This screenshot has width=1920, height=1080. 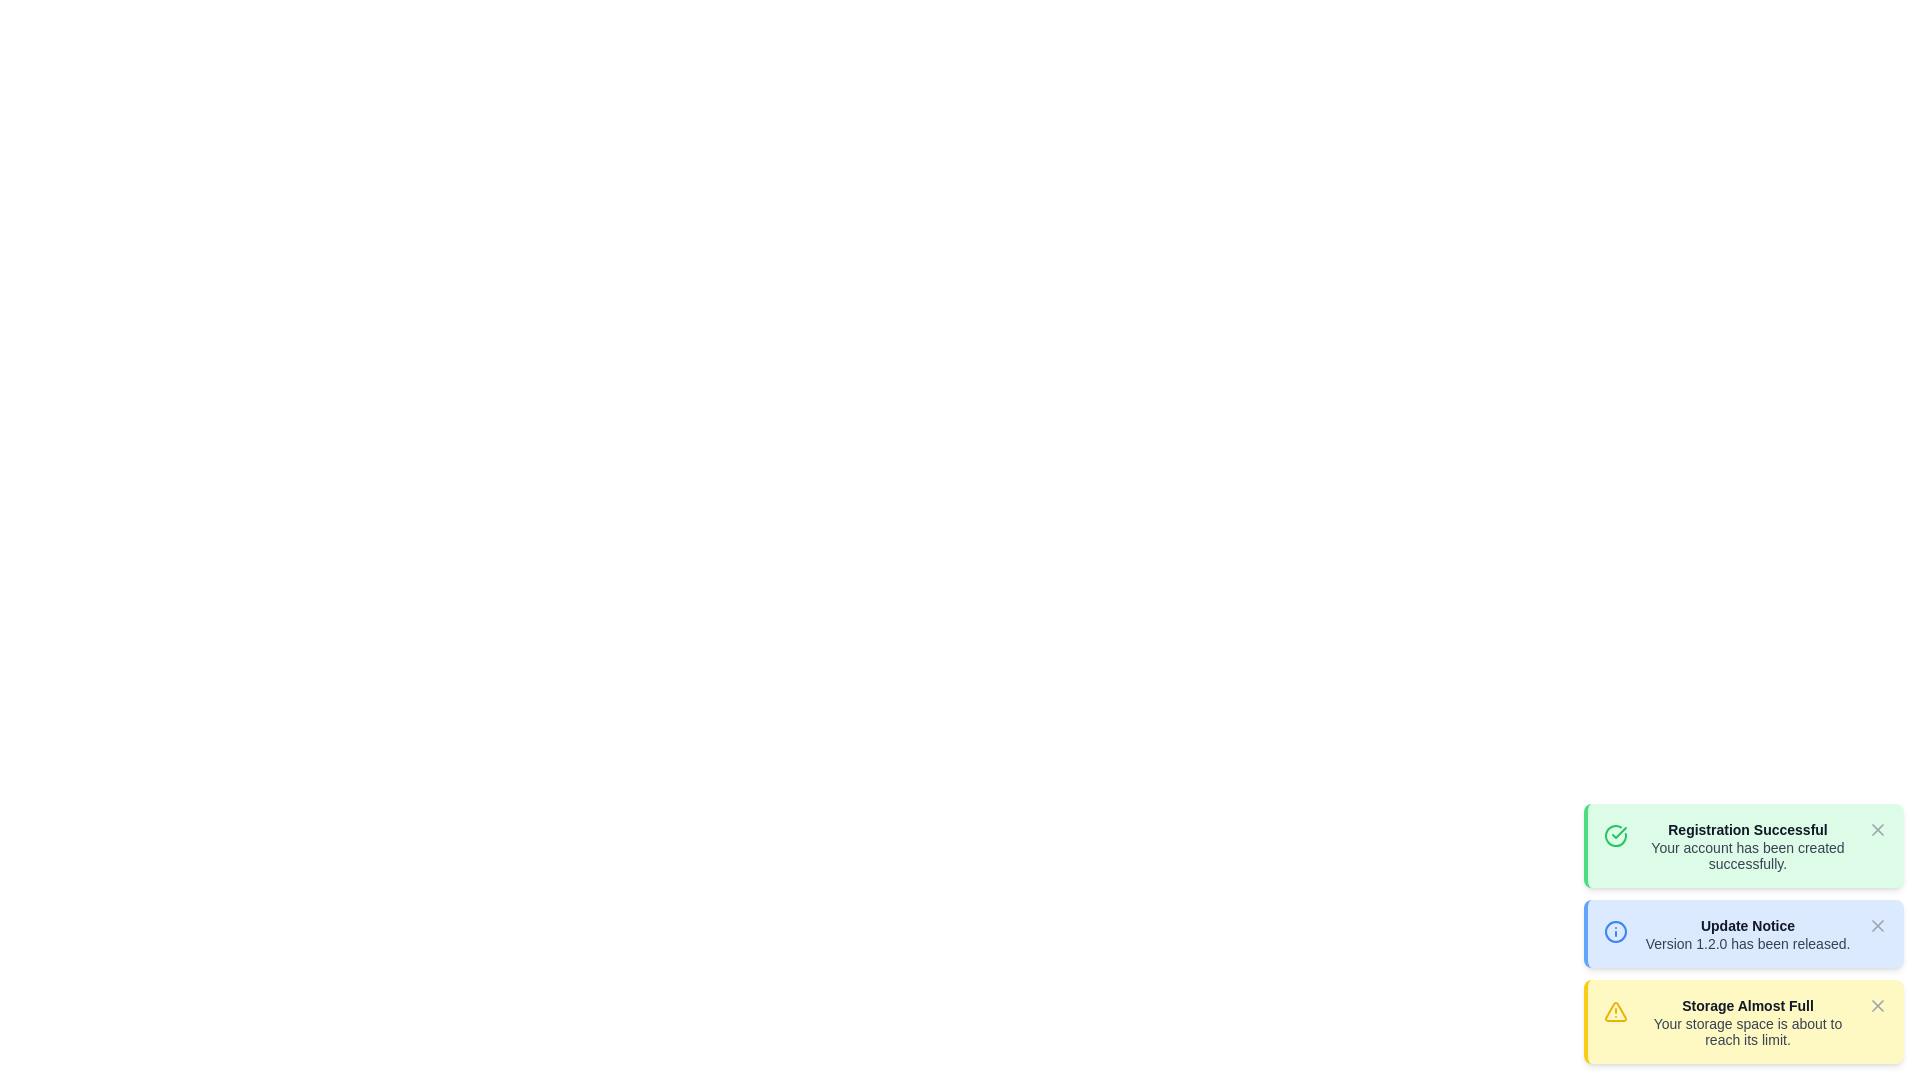 What do you see at coordinates (1876, 829) in the screenshot?
I see `the 'X' icon in the bottom-right corner of the green notification card that reads 'Registration Successful'` at bounding box center [1876, 829].